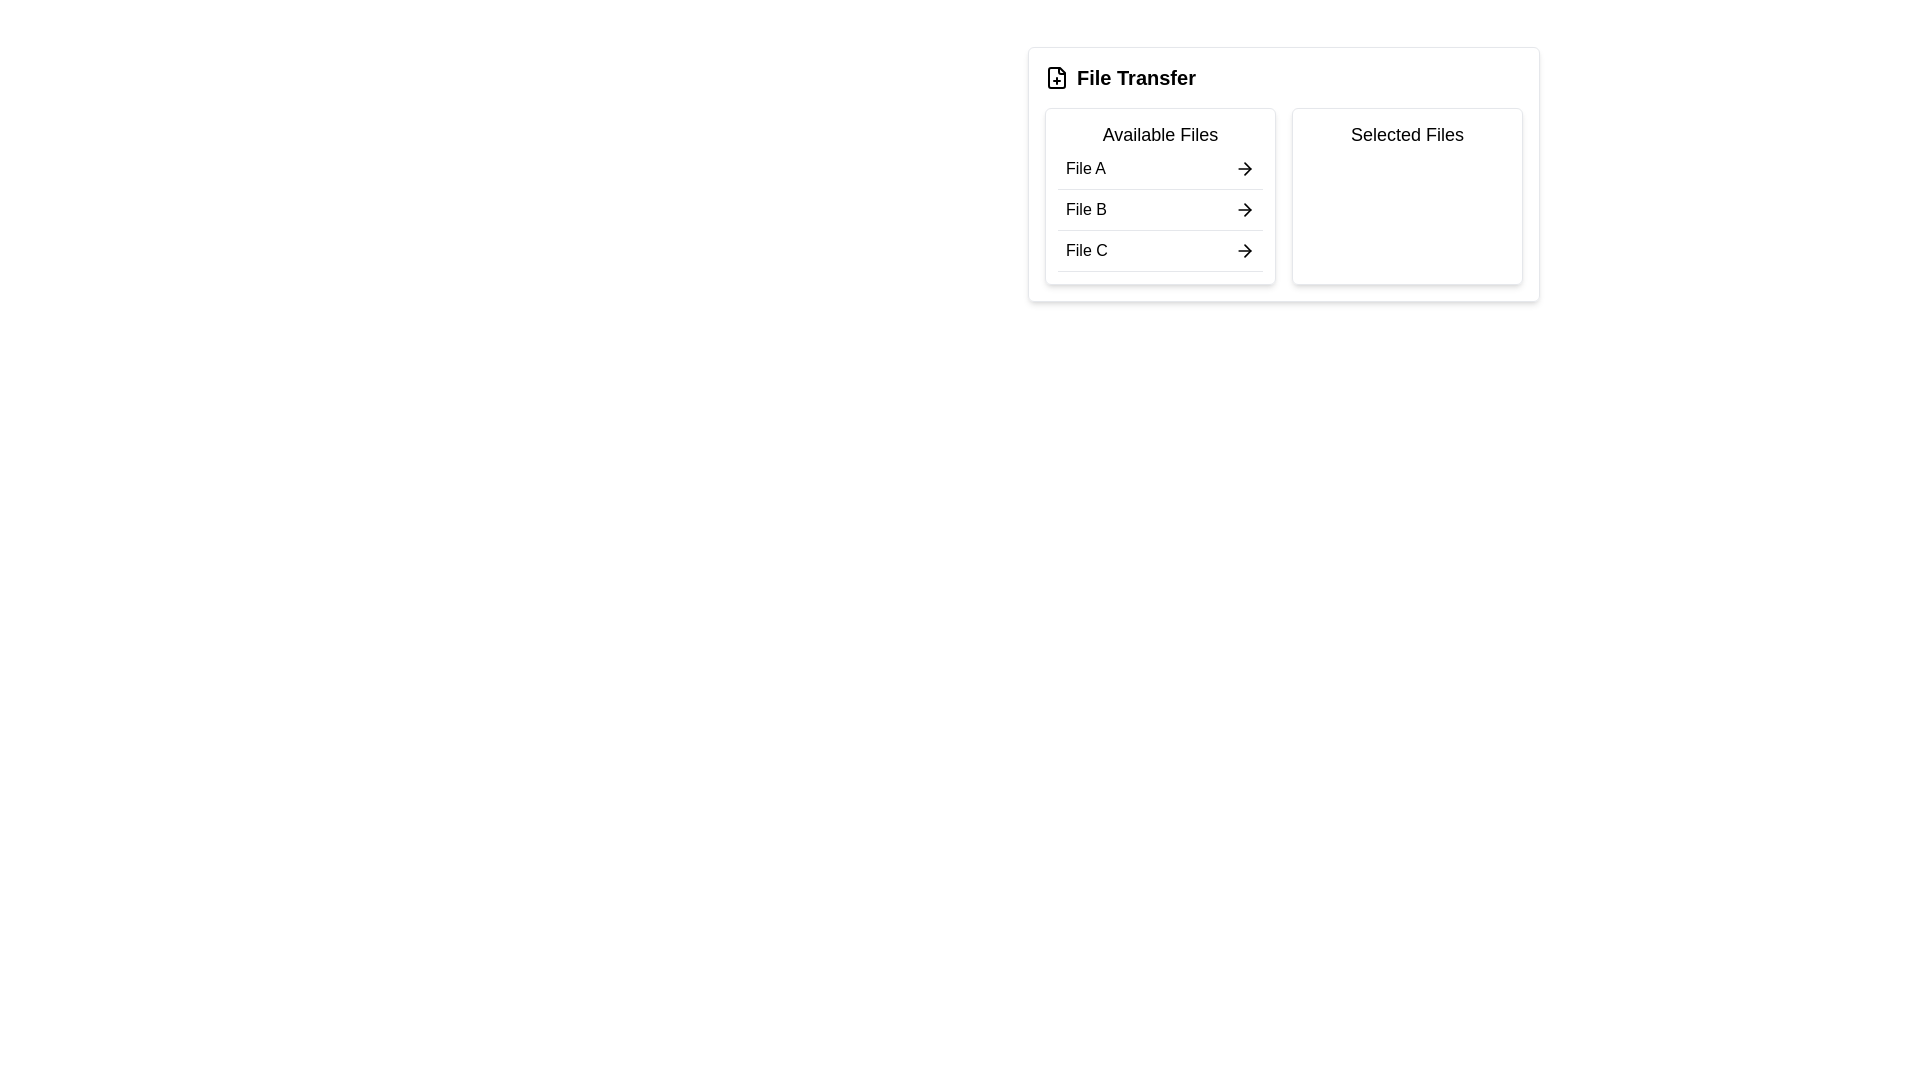 The width and height of the screenshot is (1920, 1080). What do you see at coordinates (1247, 209) in the screenshot?
I see `the arrow icon that represents the action of transferring a file from 'Available Files' to 'Selected Files', located adjacent to the 'File B' label in the 'Available Files' section` at bounding box center [1247, 209].